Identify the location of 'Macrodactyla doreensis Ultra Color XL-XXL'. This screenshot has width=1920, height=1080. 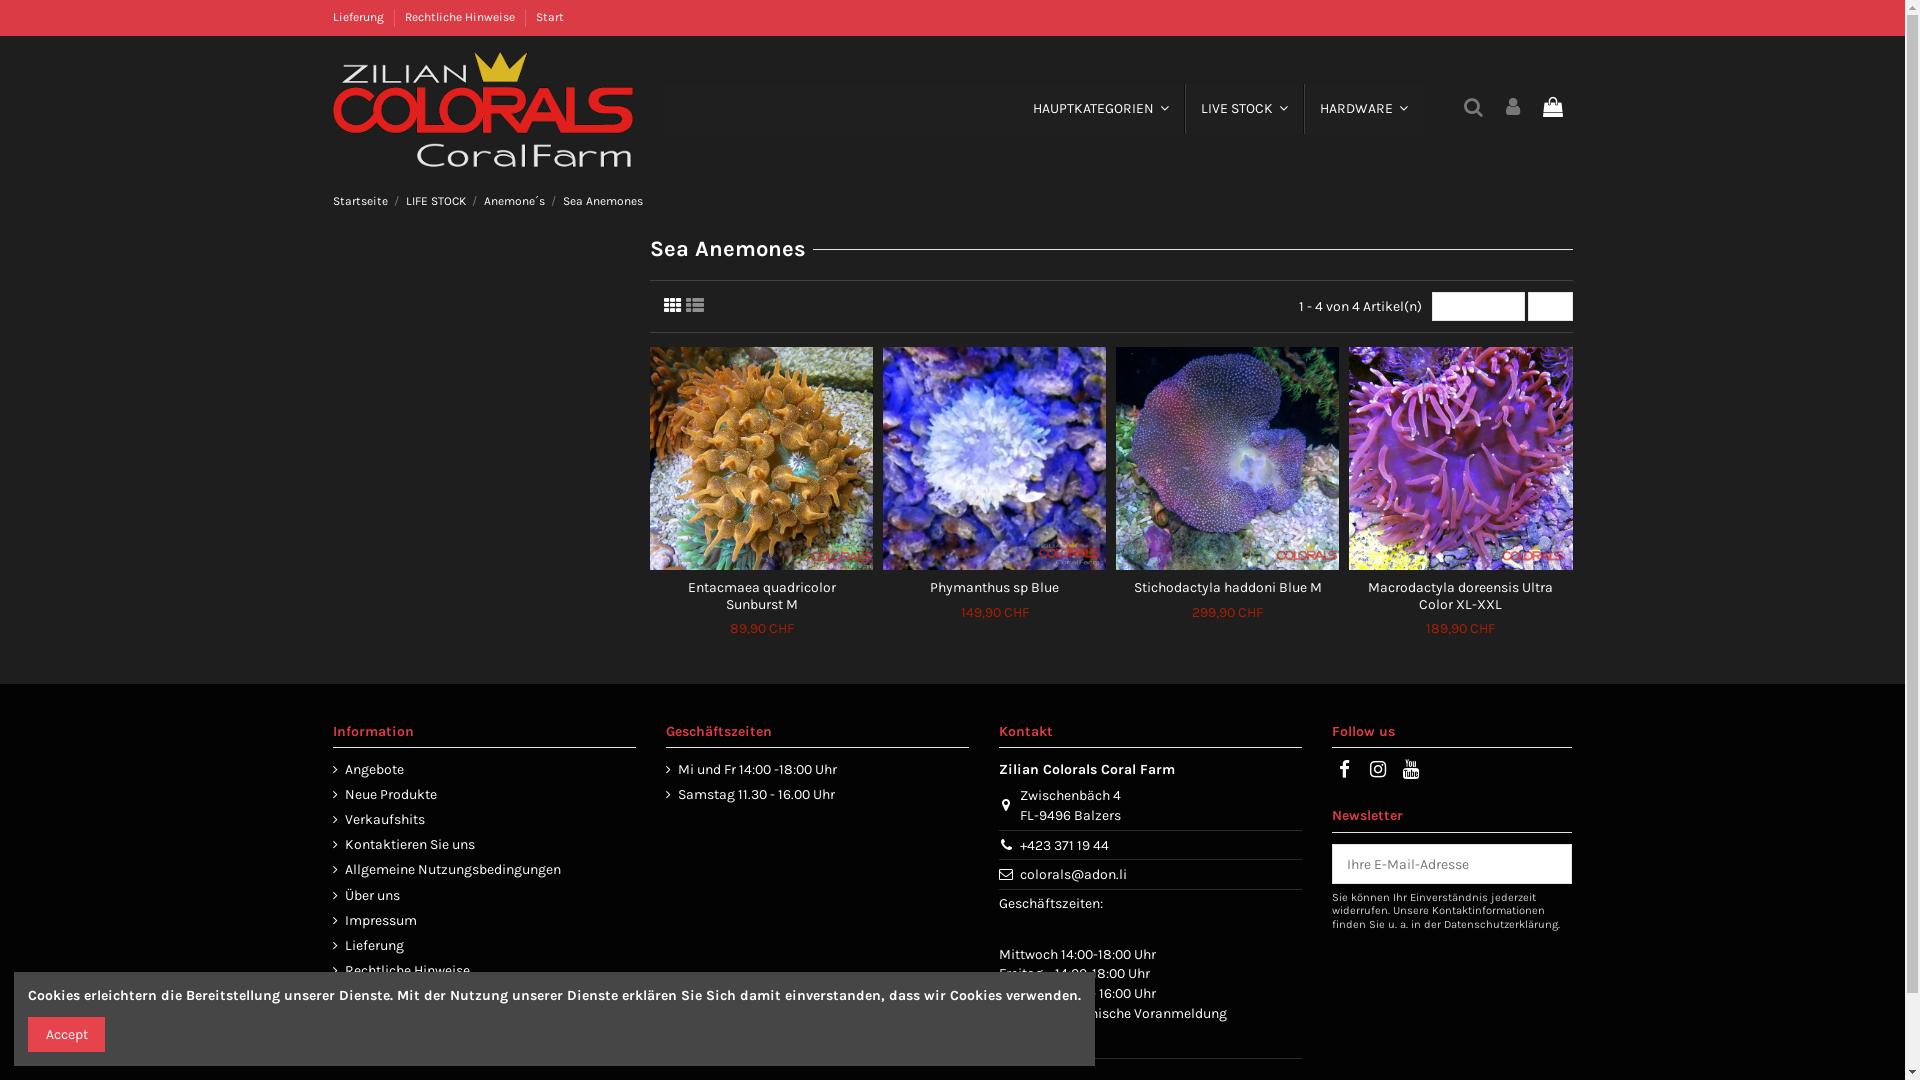
(1460, 595).